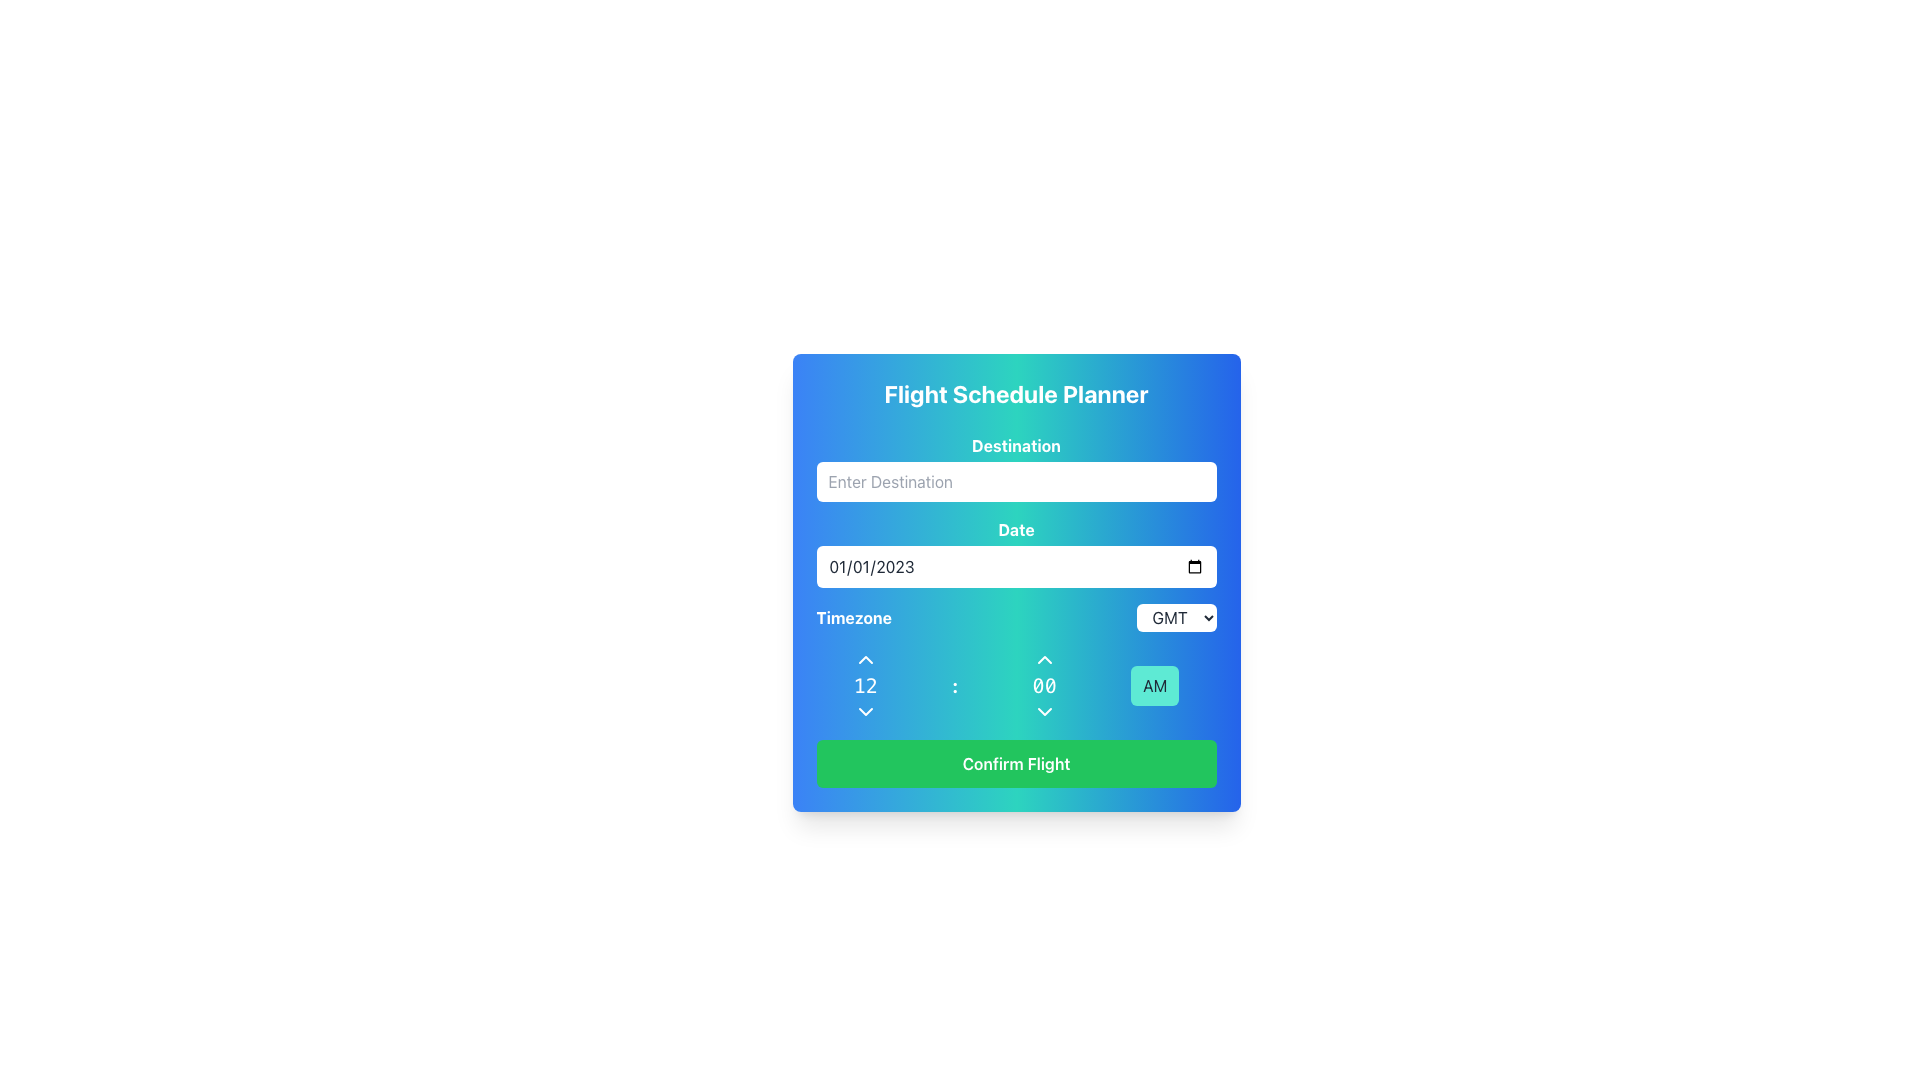 The height and width of the screenshot is (1080, 1920). Describe the element at coordinates (1155, 685) in the screenshot. I see `the rectangular button with rounded corners that has the text 'AM' in bold dark gray, located on the right side of the time selection section` at that location.